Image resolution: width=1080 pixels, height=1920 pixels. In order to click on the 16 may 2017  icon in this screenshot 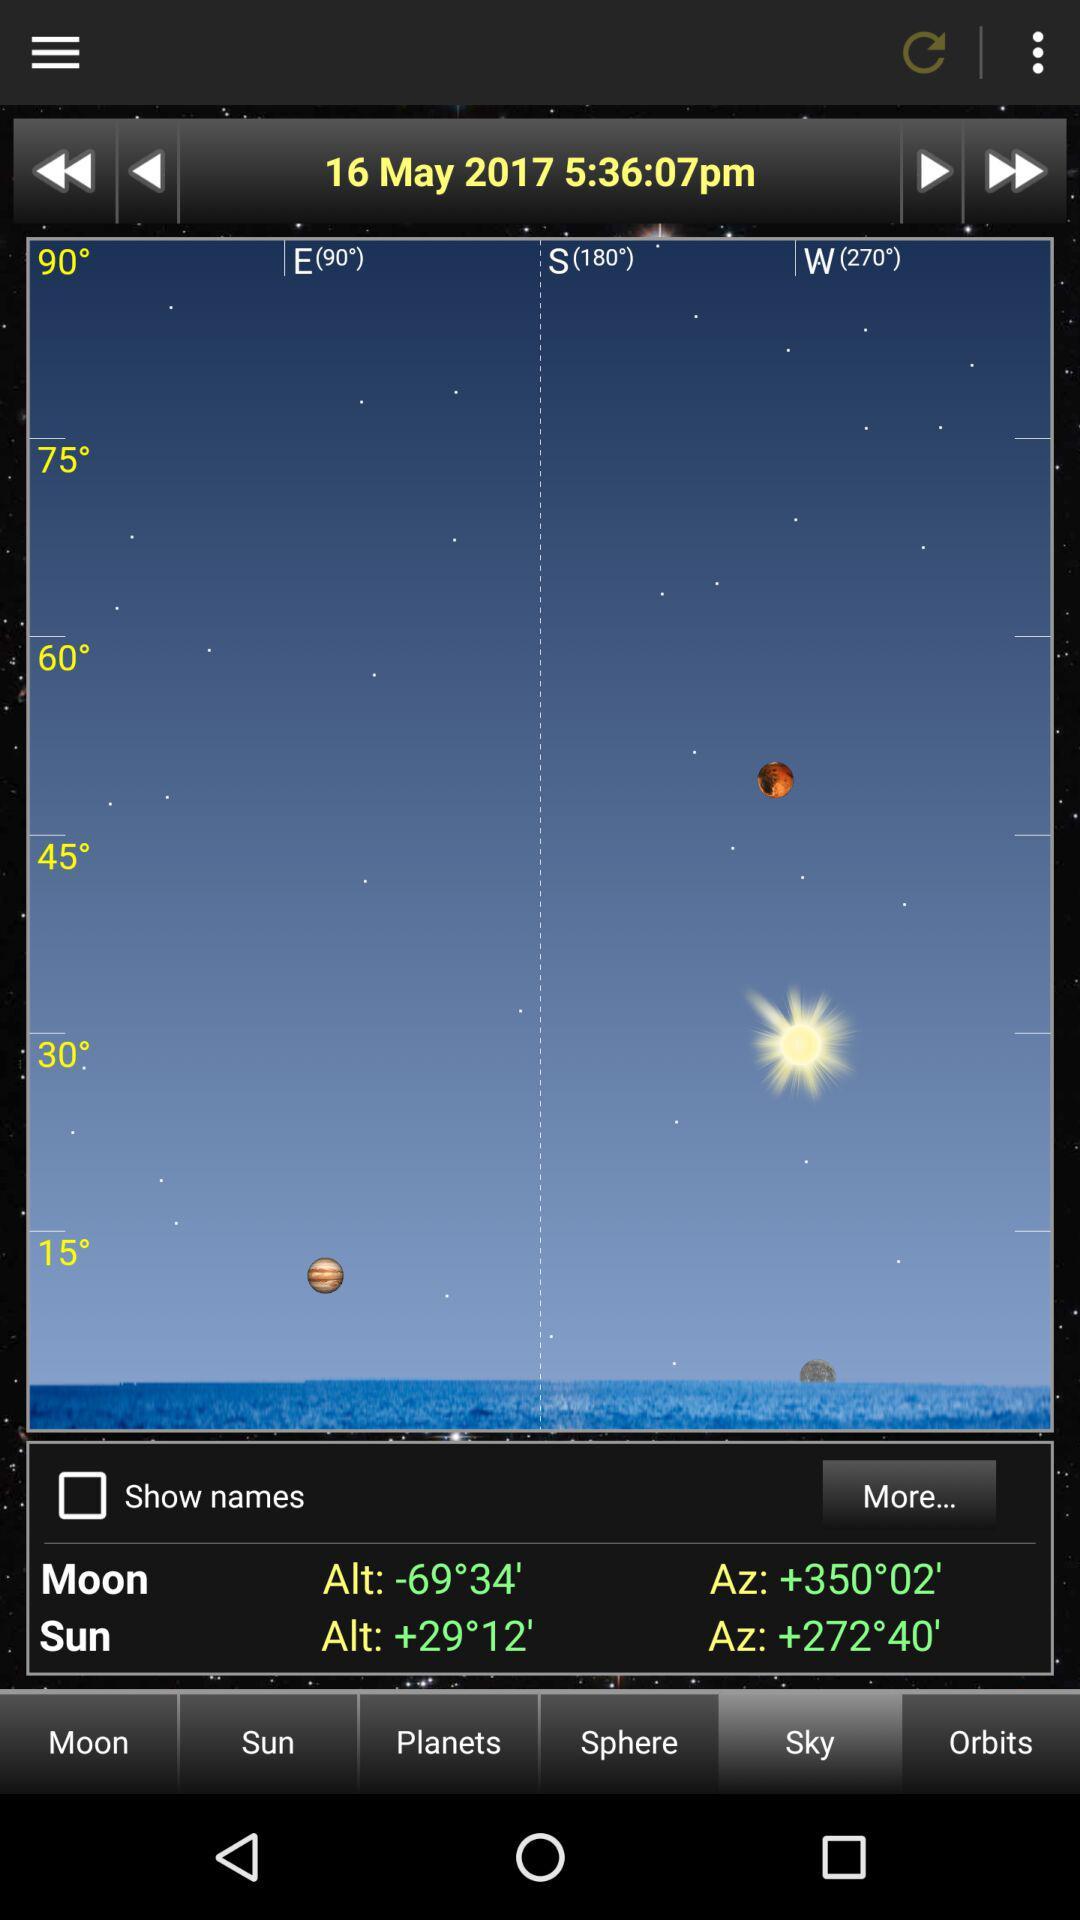, I will do `click(442, 171)`.